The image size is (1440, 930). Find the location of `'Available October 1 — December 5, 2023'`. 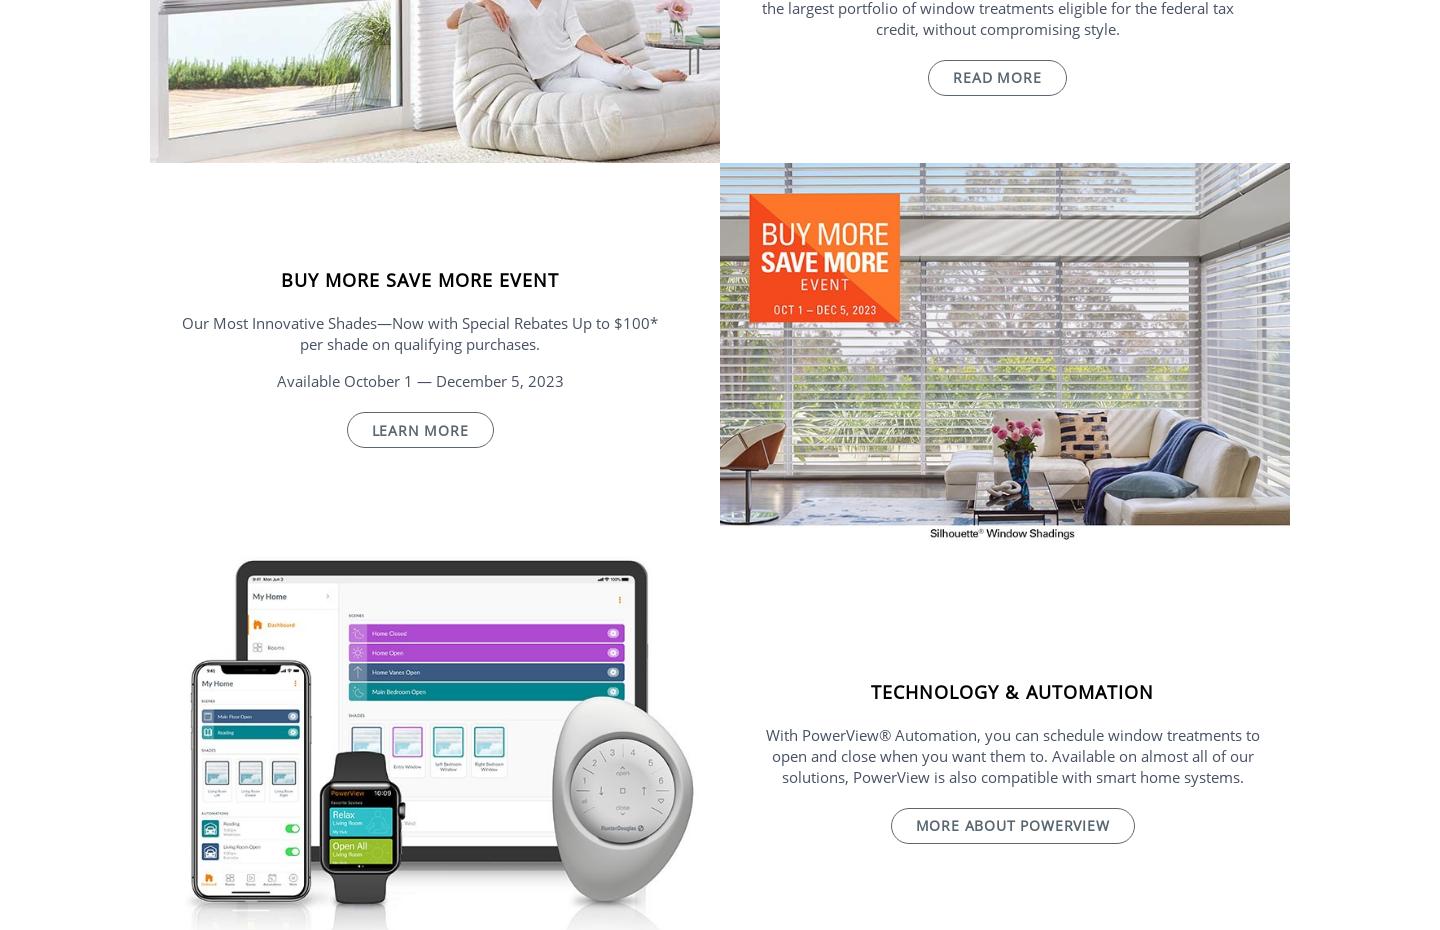

'Available October 1 — December 5, 2023' is located at coordinates (418, 380).